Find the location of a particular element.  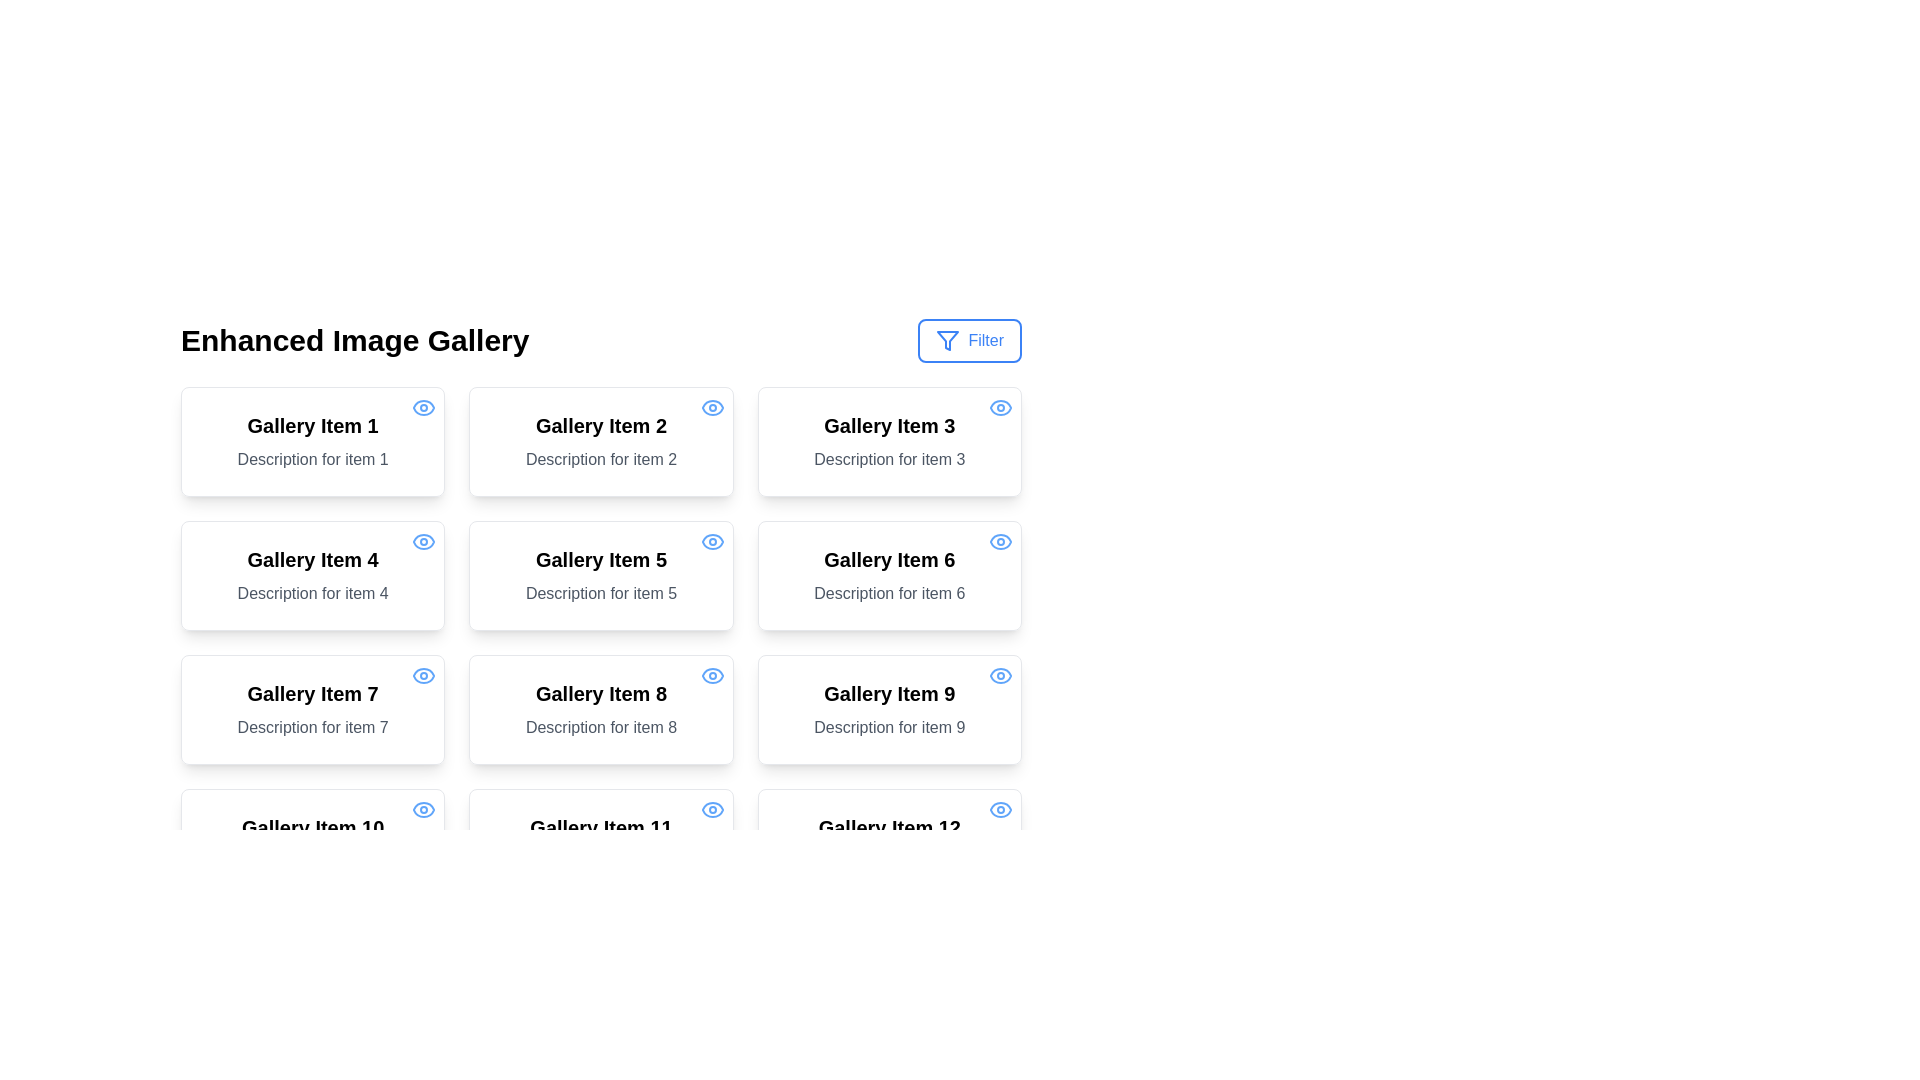

the 'eye' icon located in the top-right corner of the card labeled 'Gallery Item 4' is located at coordinates (423, 542).